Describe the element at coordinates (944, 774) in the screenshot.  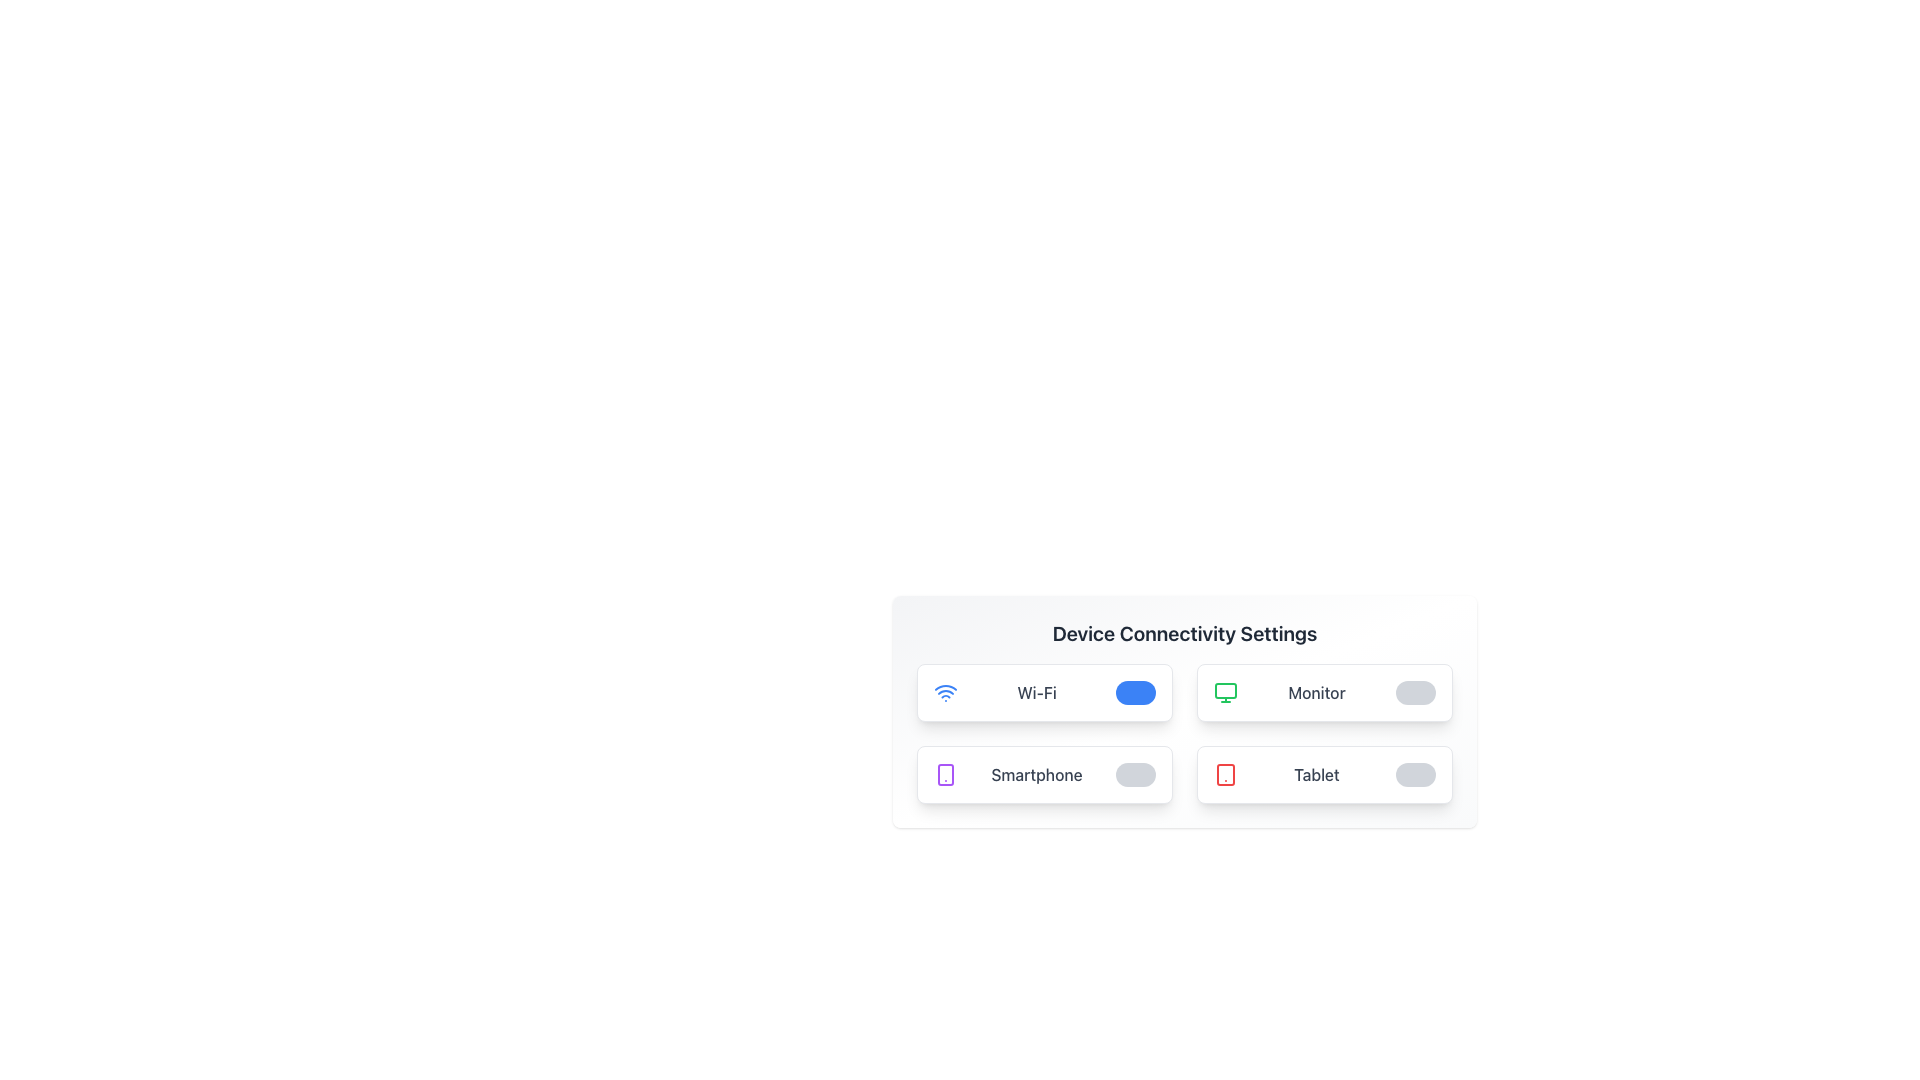
I see `the smartphone icon element, which is a purple icon with rounded corners and a small dot, located next to the label 'Smartphone' in the lower-left section of the settings card` at that location.